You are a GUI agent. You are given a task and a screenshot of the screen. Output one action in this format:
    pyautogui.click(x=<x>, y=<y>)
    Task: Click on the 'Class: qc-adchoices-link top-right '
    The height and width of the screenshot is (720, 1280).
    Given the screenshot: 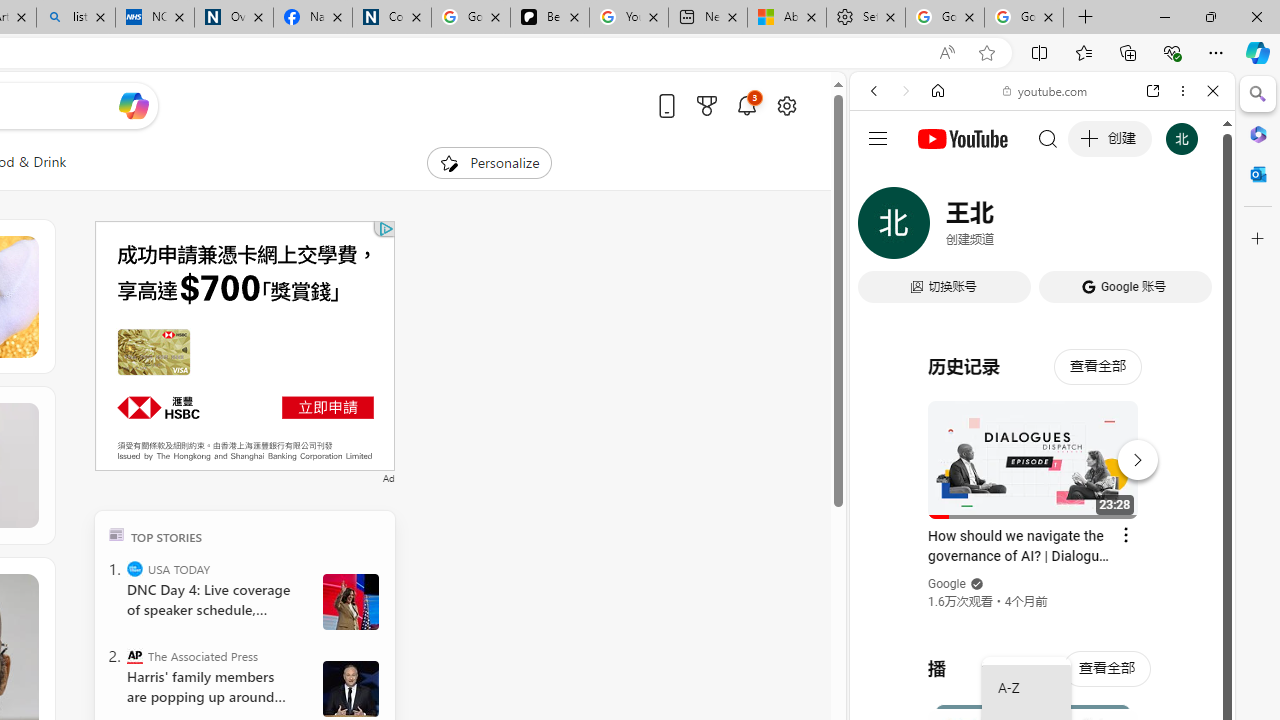 What is the action you would take?
    pyautogui.click(x=385, y=227)
    